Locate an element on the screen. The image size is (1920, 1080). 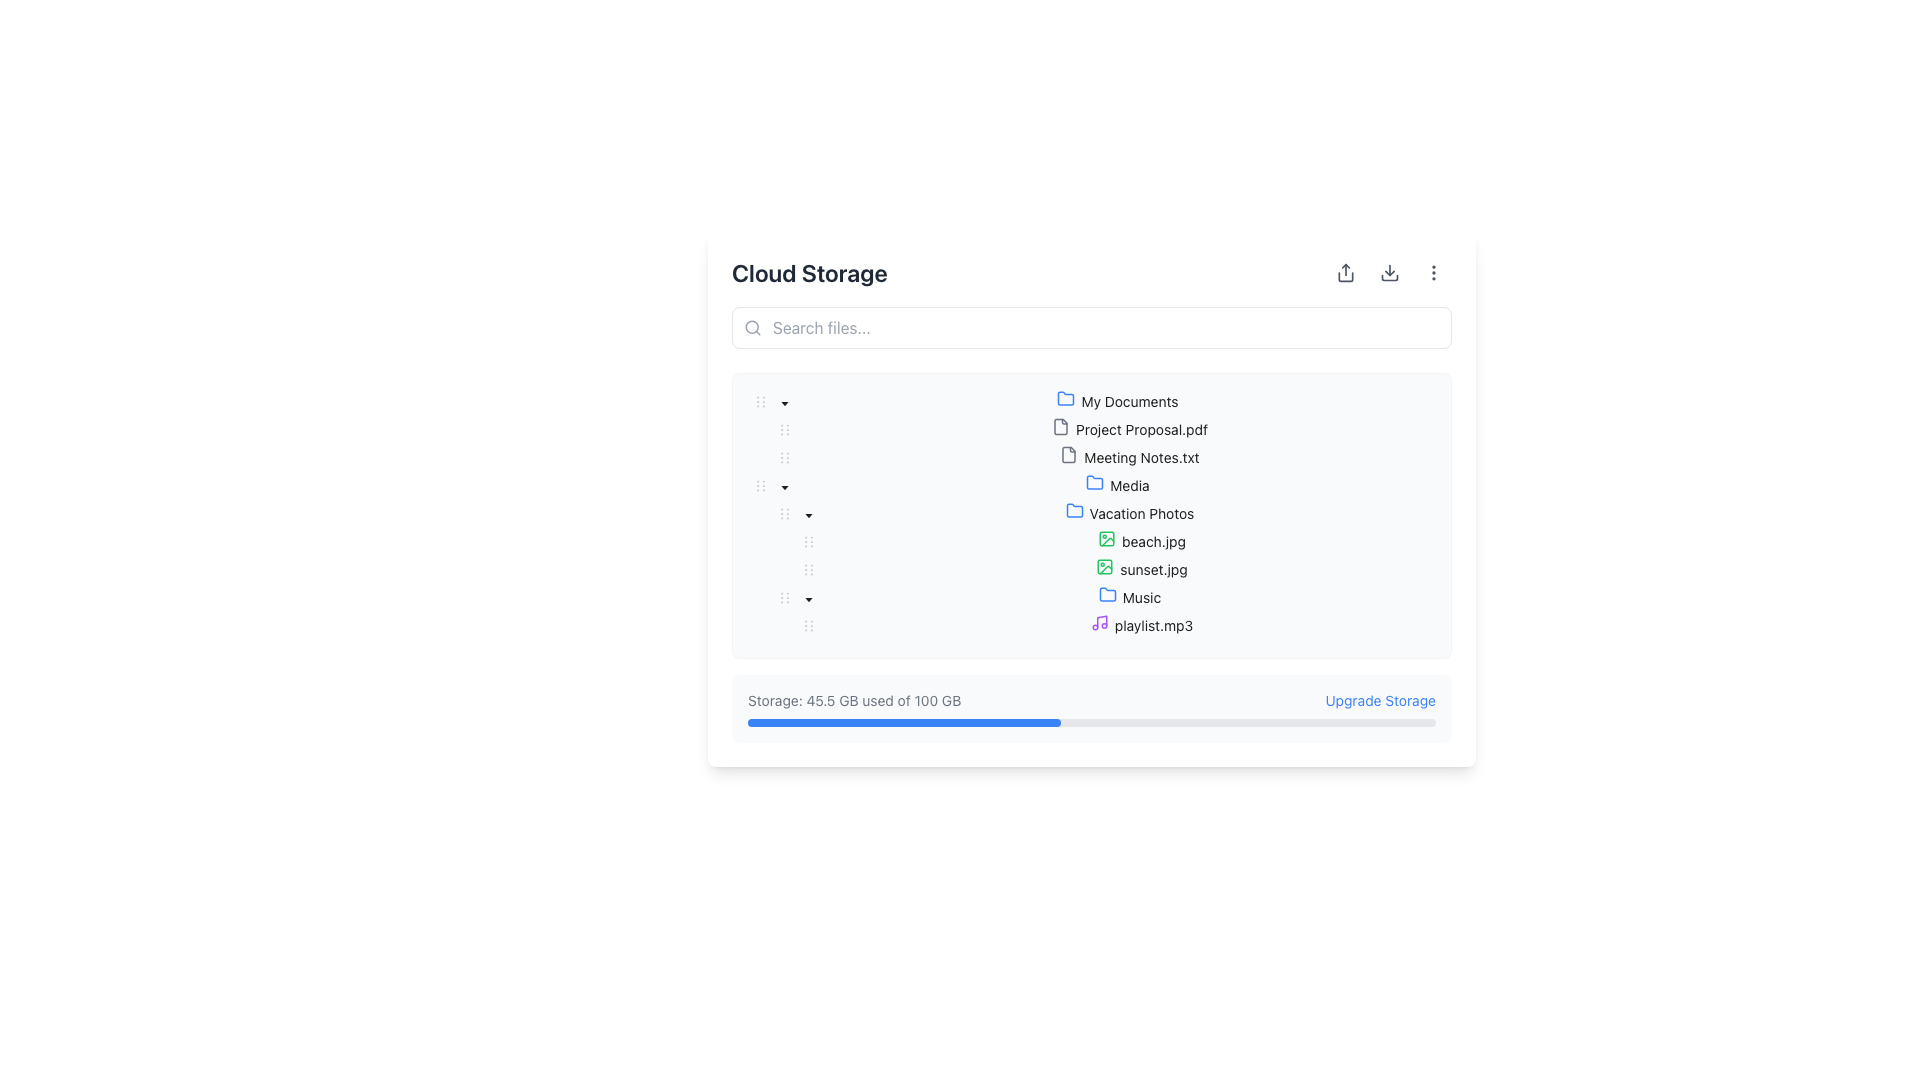
the small purple music icon next to the 'Music' label in the 'Vacation Photos' section is located at coordinates (1098, 622).